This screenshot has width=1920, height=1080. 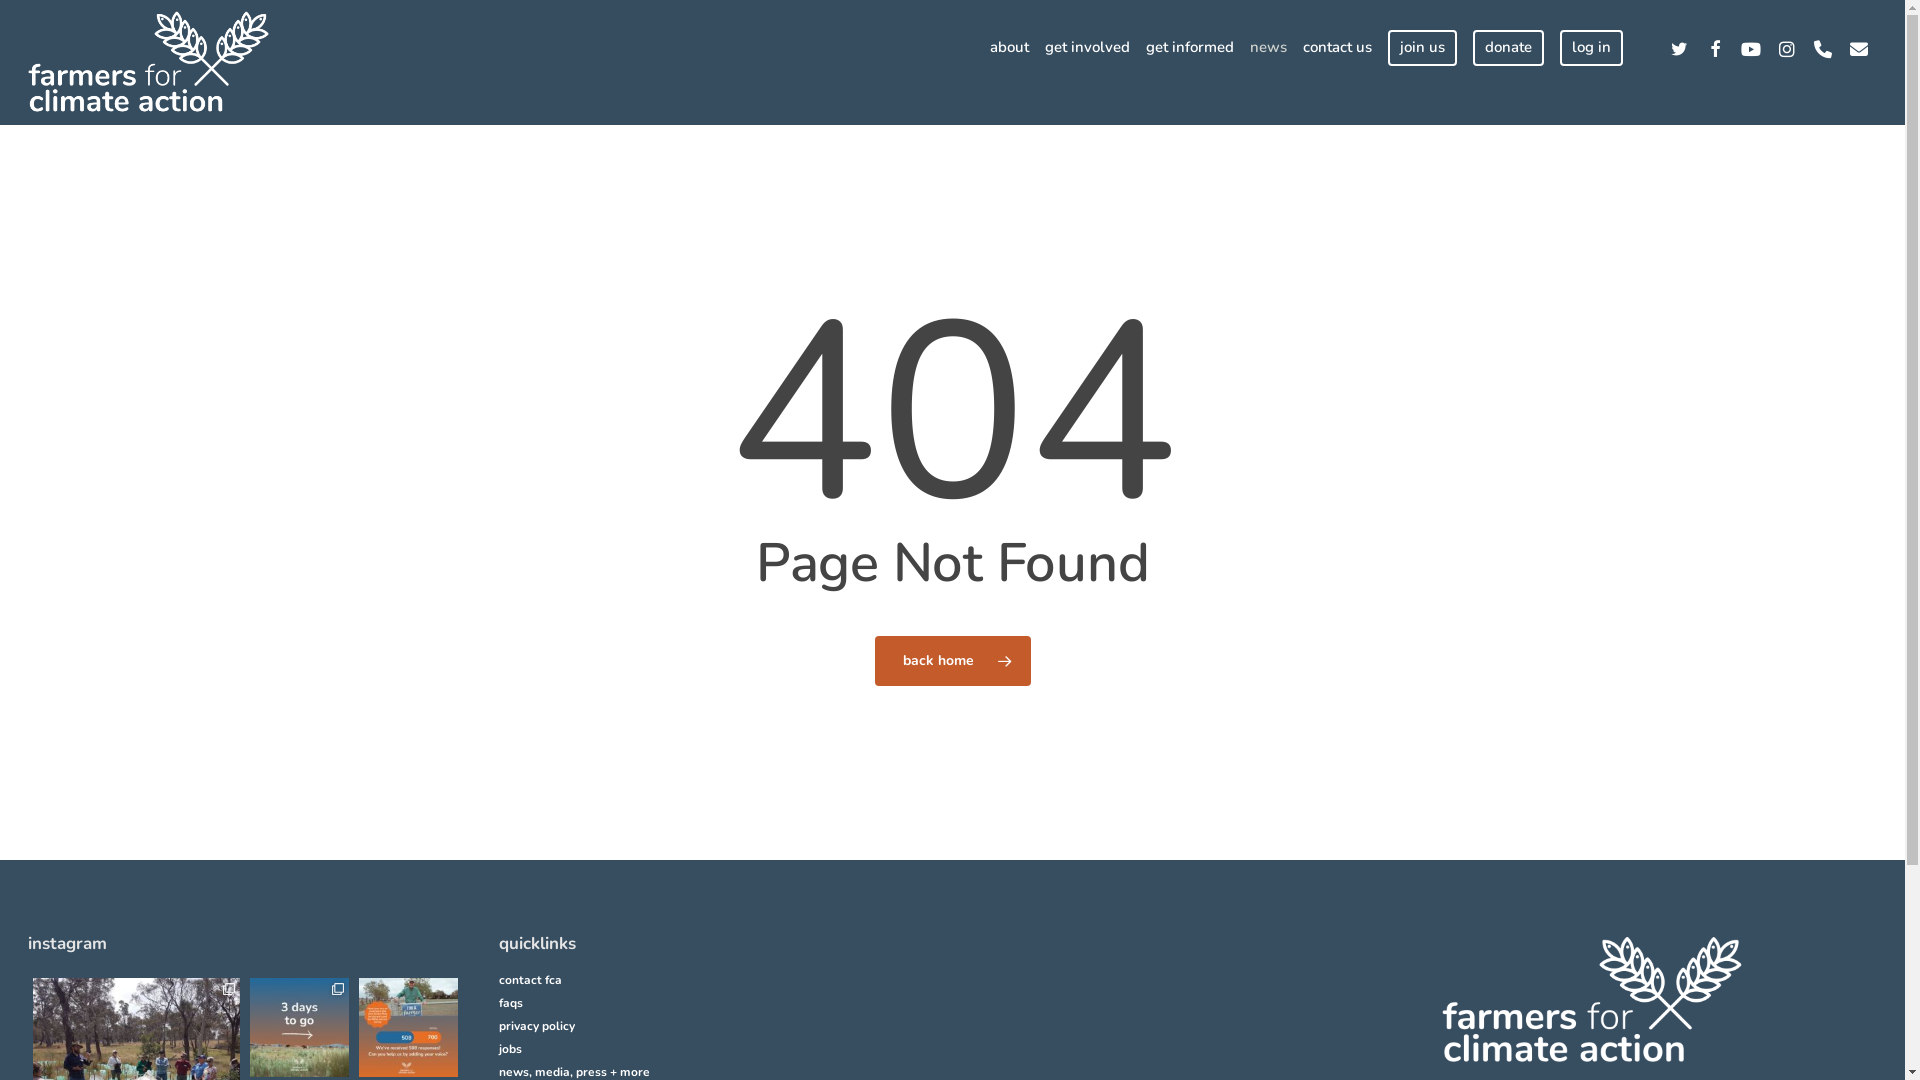 What do you see at coordinates (1731, 46) in the screenshot?
I see `'youtube'` at bounding box center [1731, 46].